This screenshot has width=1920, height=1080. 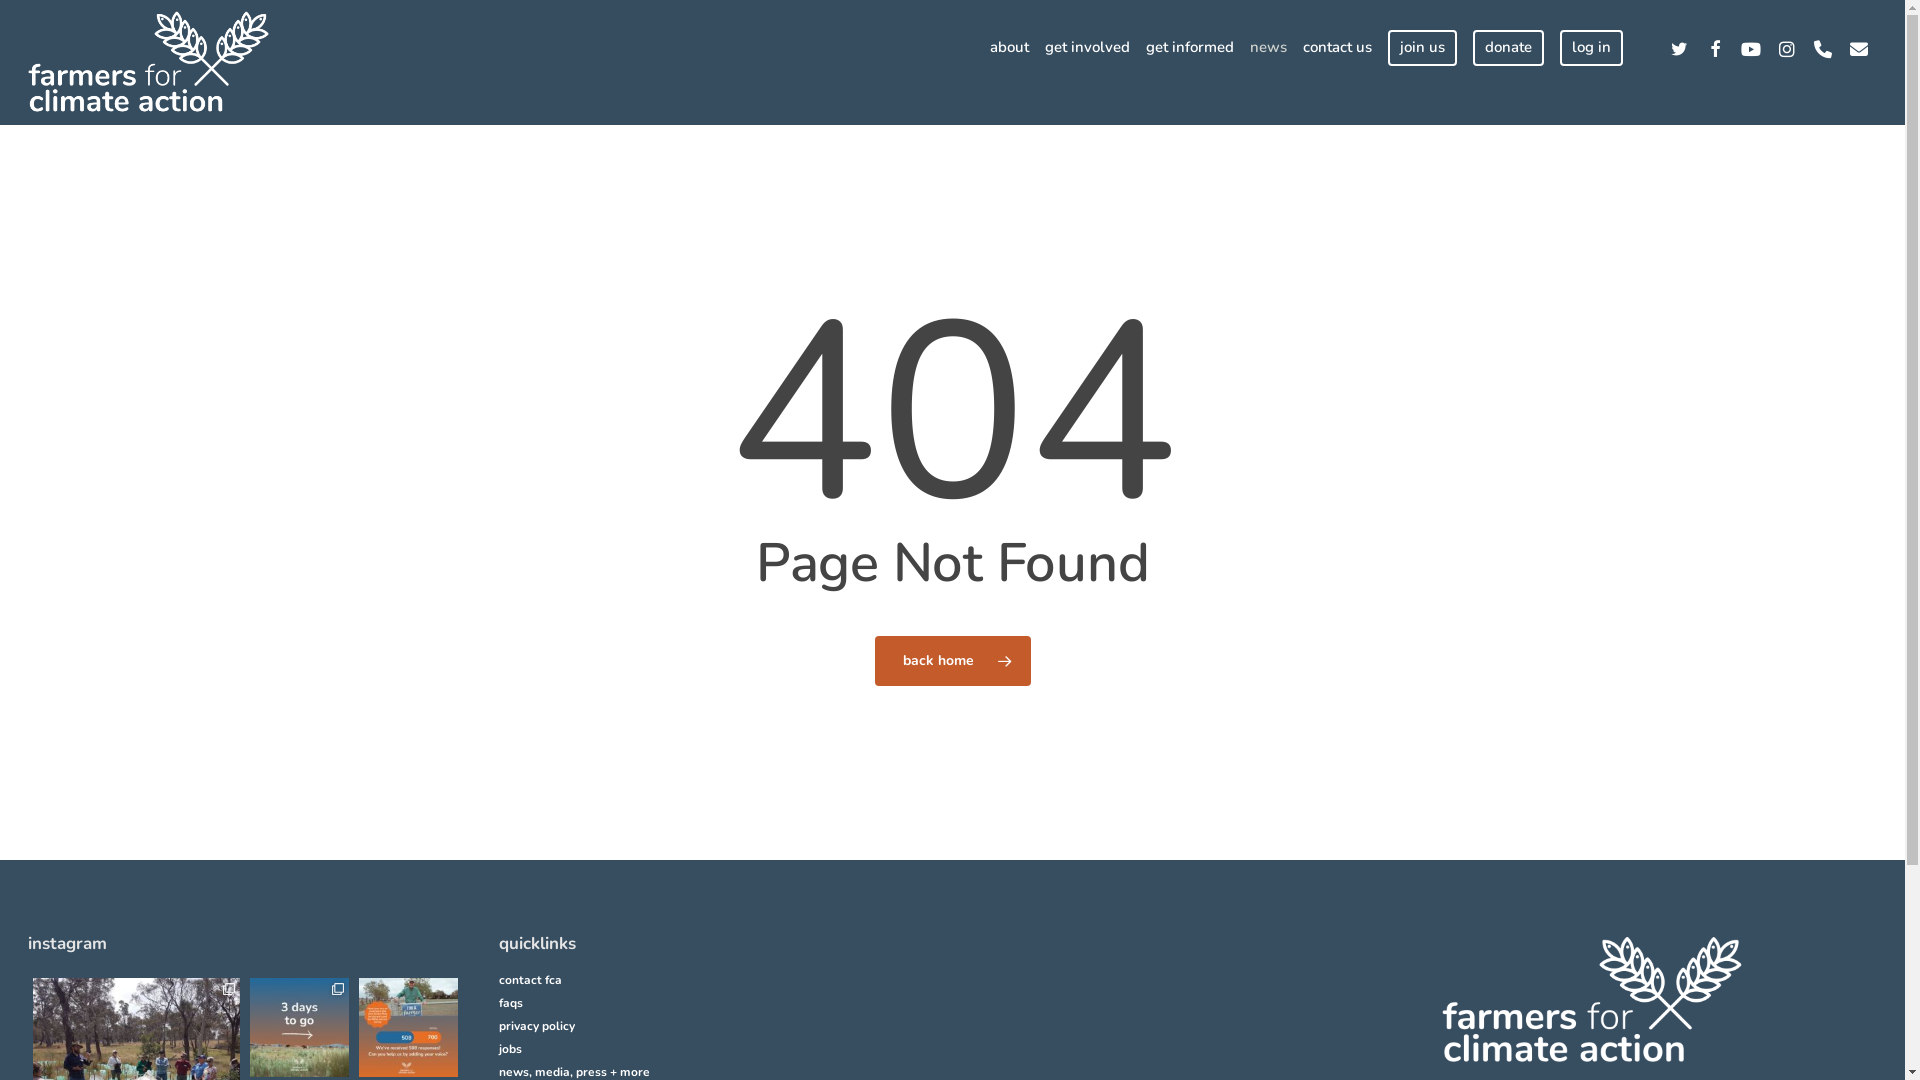 What do you see at coordinates (1731, 46) in the screenshot?
I see `'youtube'` at bounding box center [1731, 46].